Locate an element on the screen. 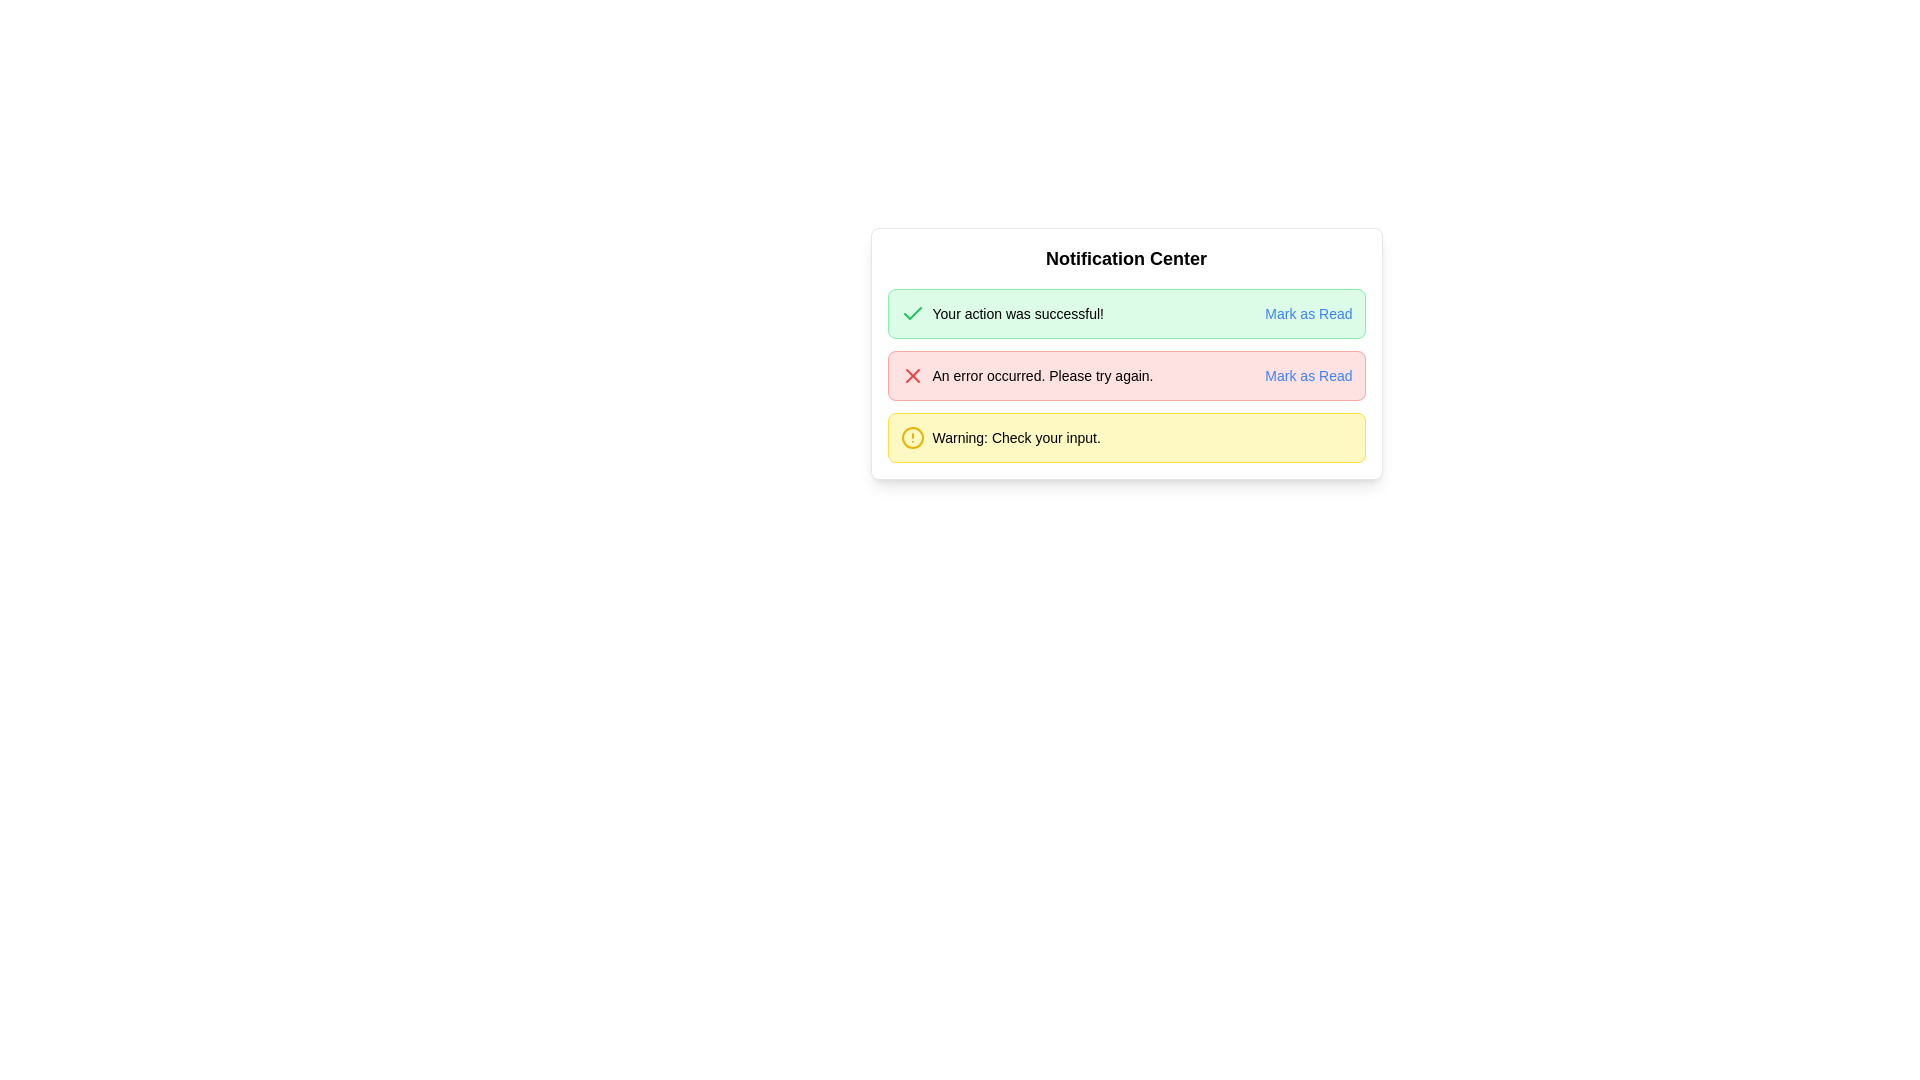 This screenshot has height=1080, width=1920. the static text label that conveys an error notification to the user, positioned between the 'X' icon and the 'Mark as Read' label is located at coordinates (1041, 375).